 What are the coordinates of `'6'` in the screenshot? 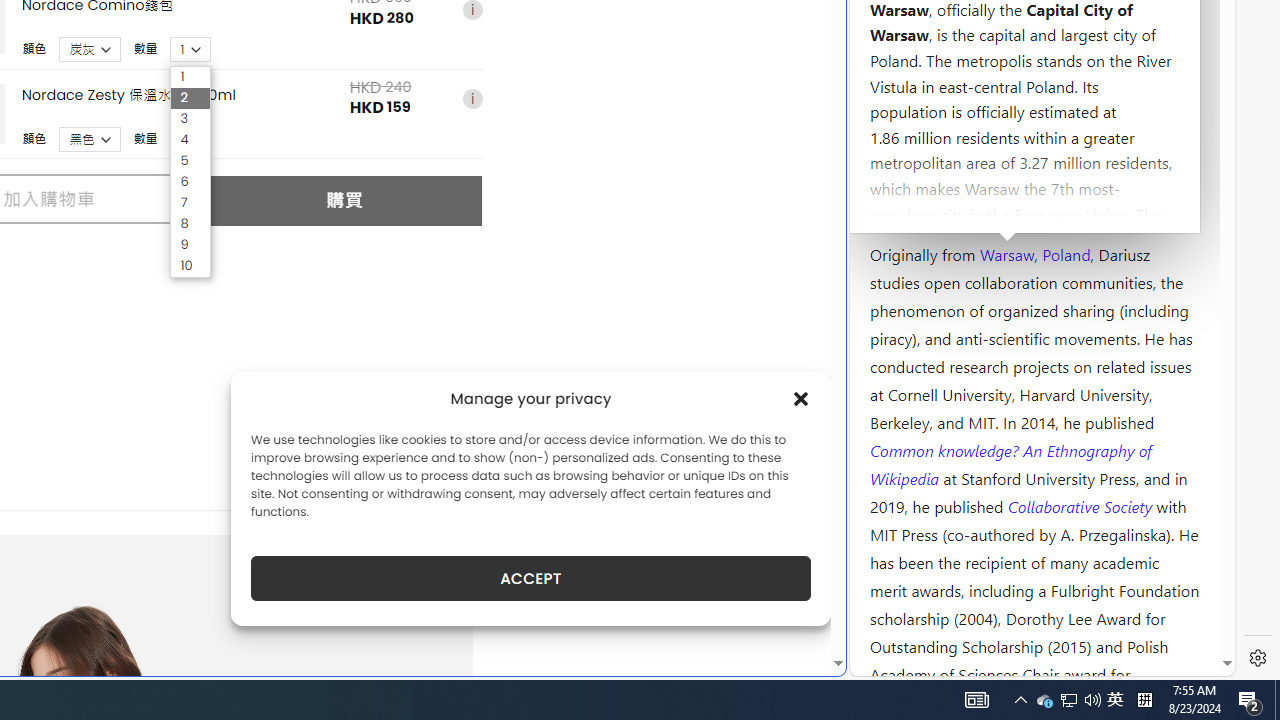 It's located at (190, 182).